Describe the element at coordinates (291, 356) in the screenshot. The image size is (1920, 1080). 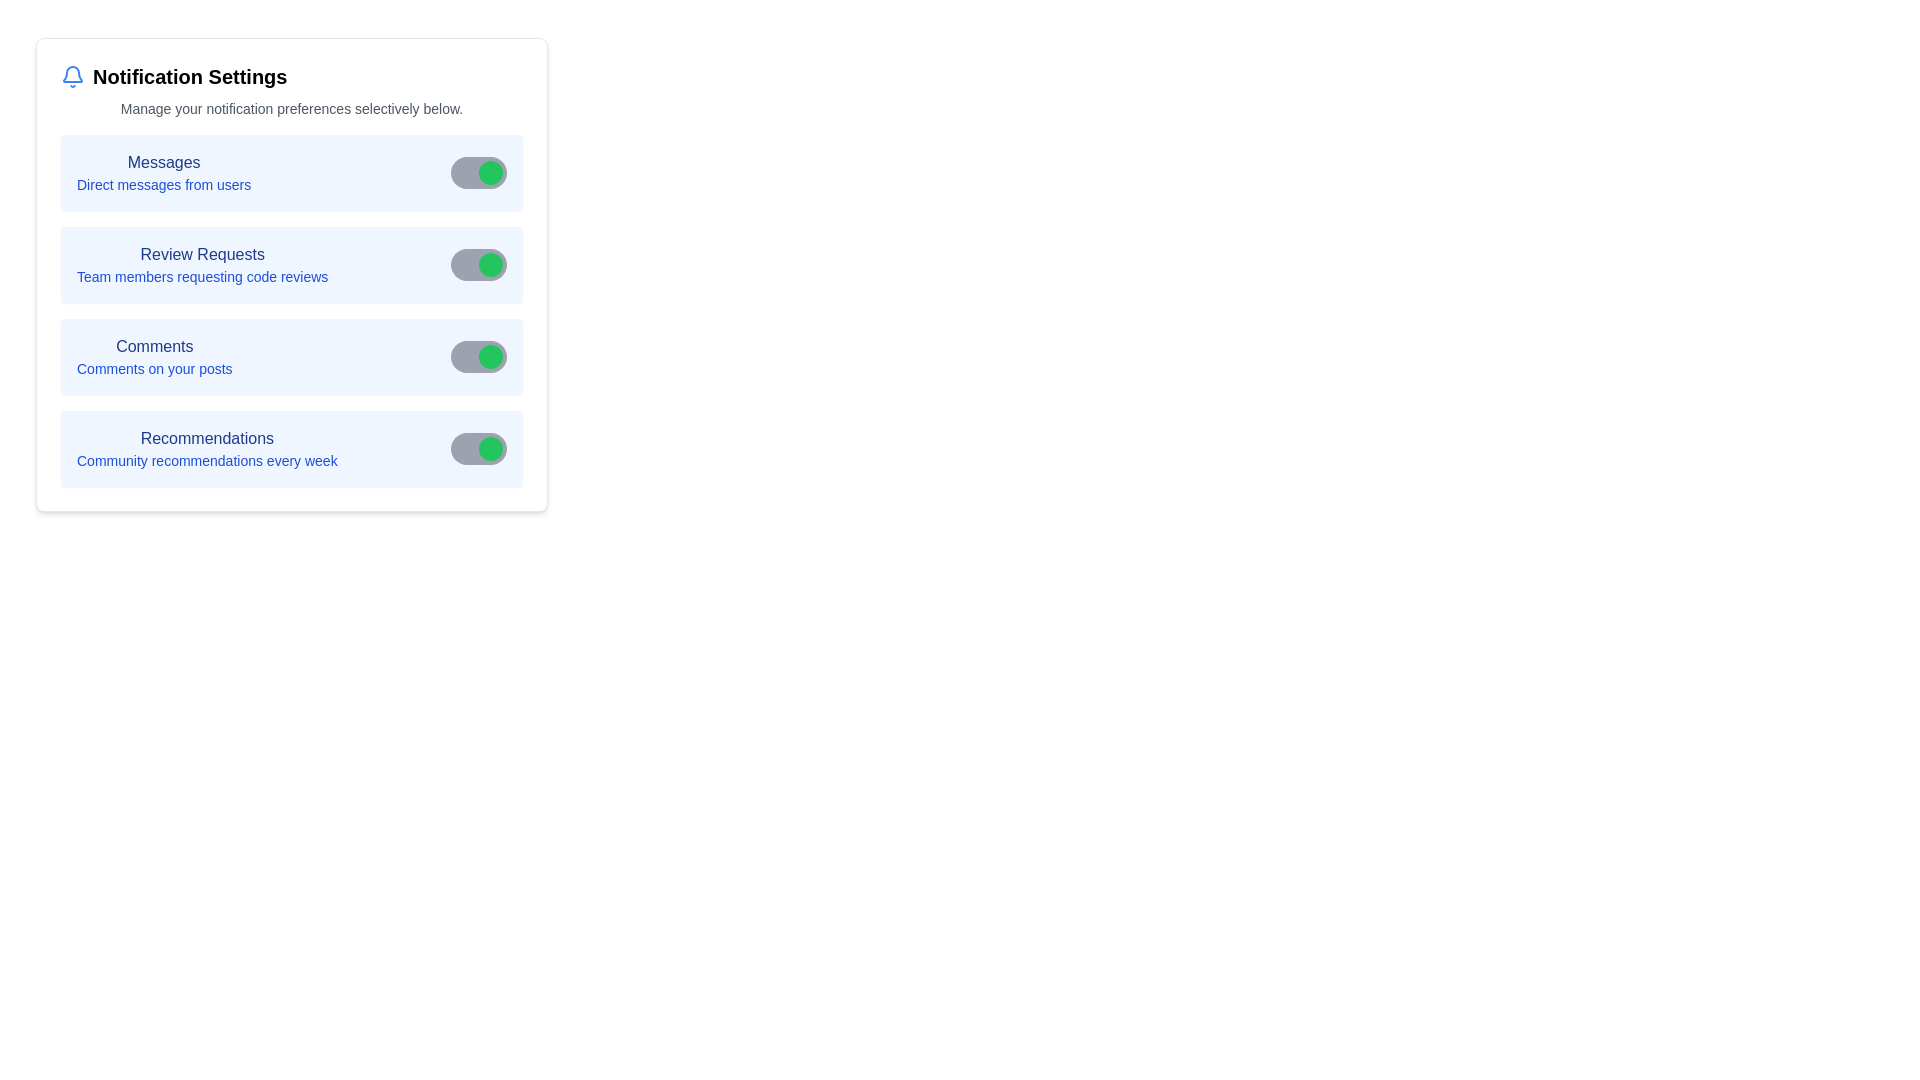
I see `the toggle switch for the 'Comments' notification setting, which is the third item in the notification settings panel` at that location.